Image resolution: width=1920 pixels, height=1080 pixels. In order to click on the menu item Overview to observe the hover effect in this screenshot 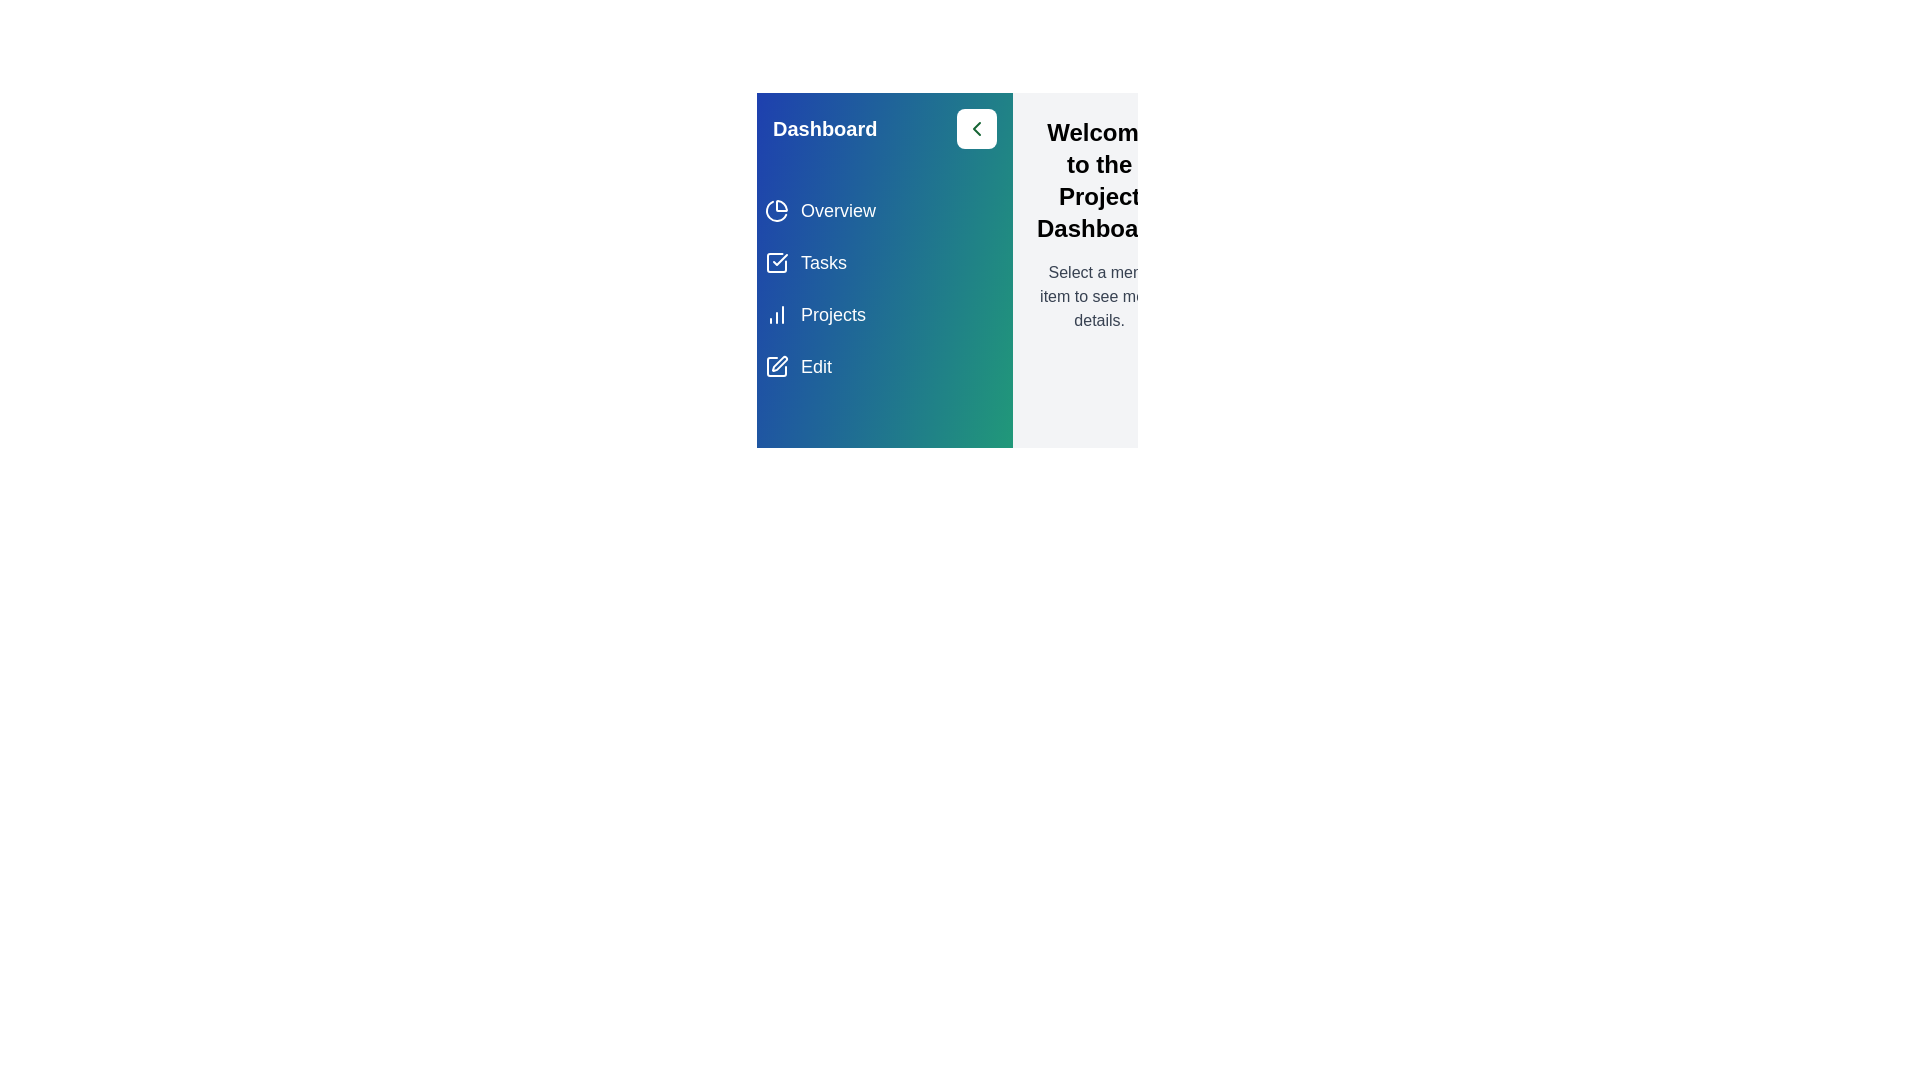, I will do `click(883, 211)`.